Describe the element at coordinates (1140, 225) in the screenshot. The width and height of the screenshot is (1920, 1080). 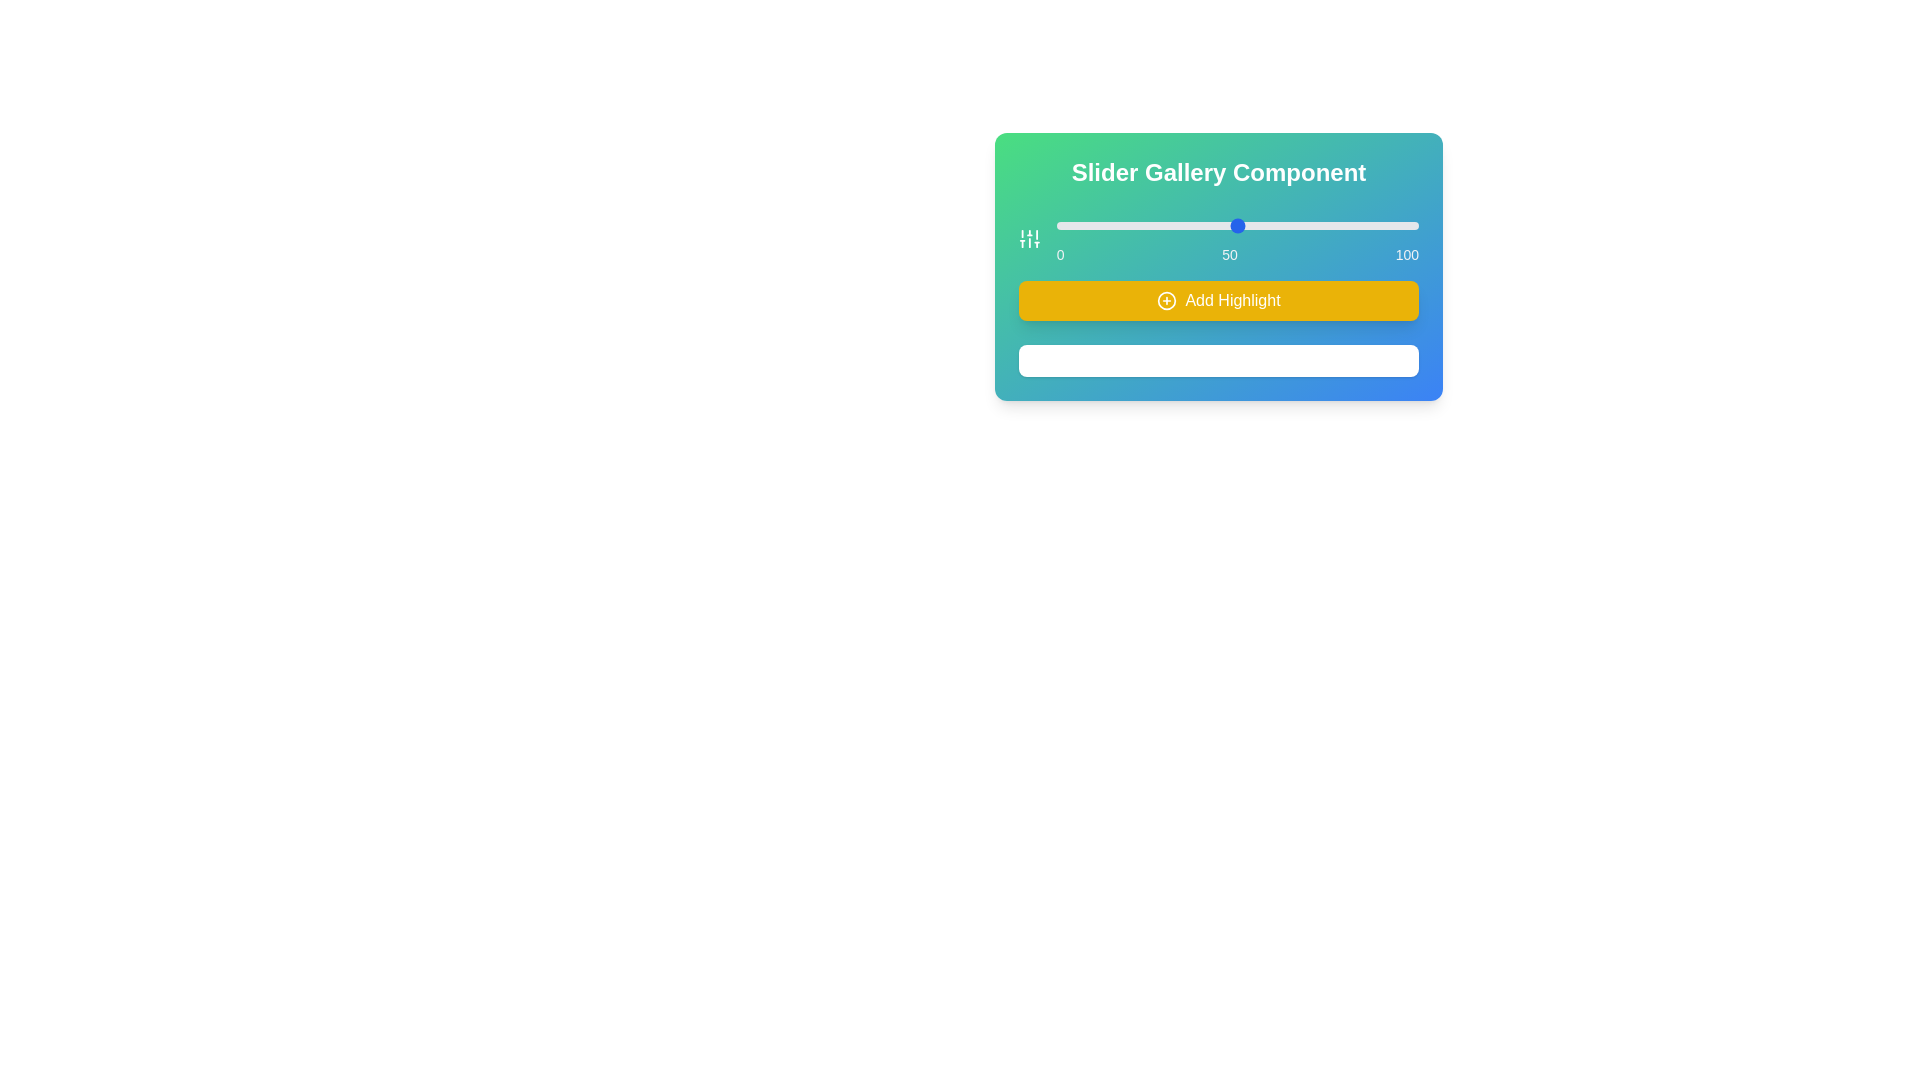
I see `the slider value` at that location.